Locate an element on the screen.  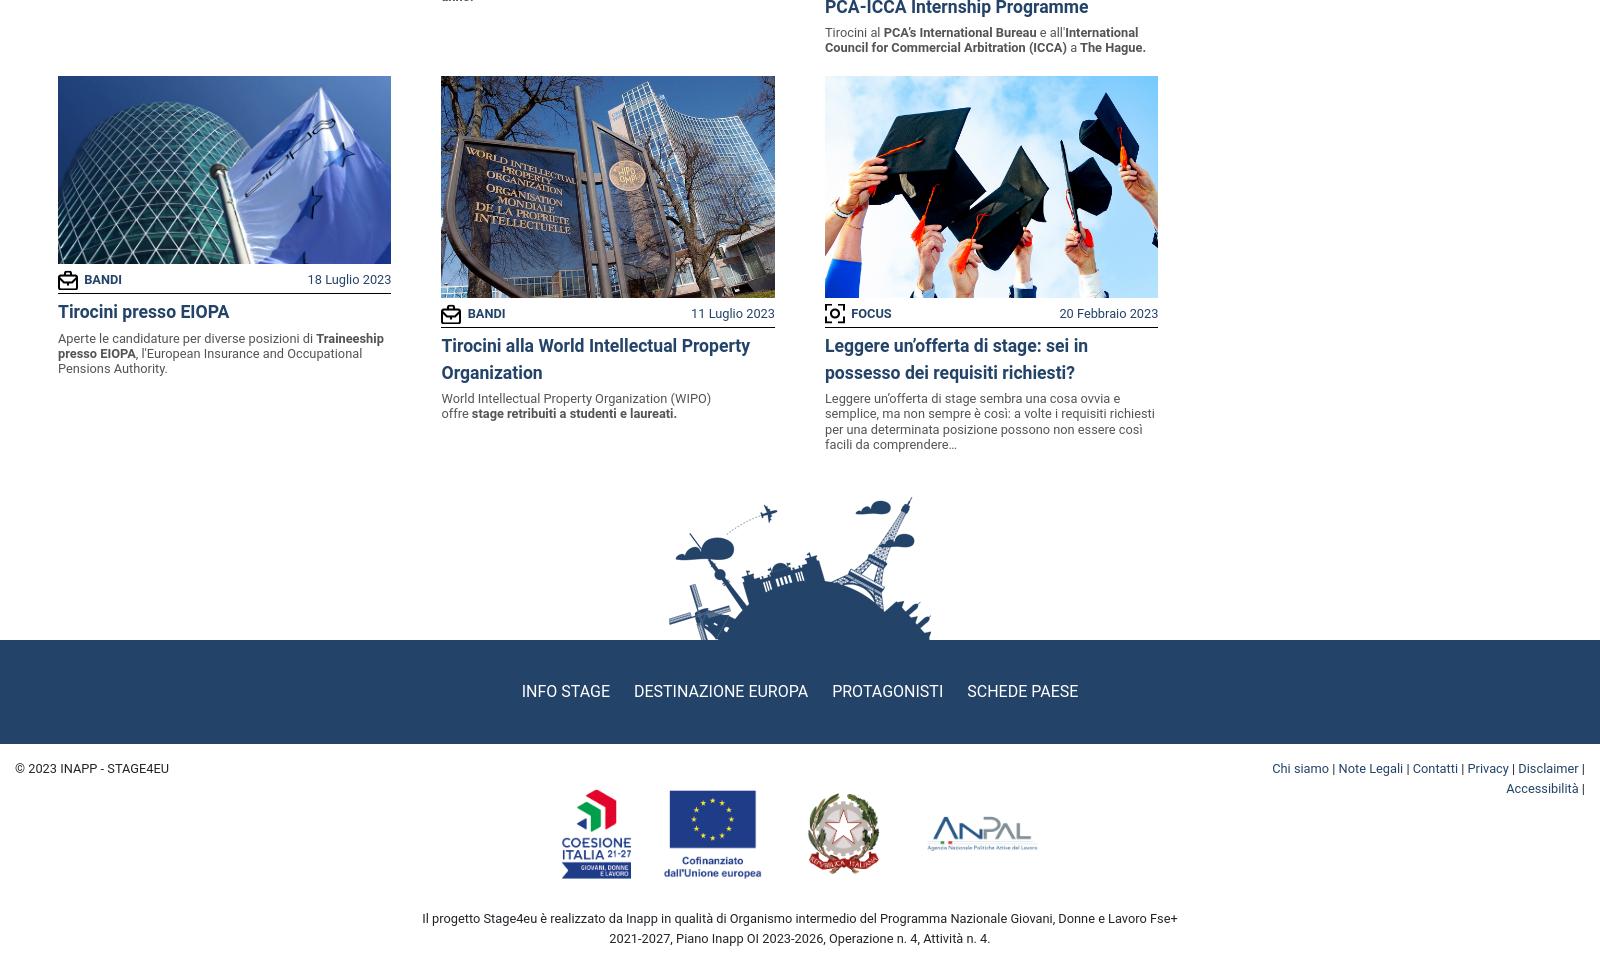
'Il progetto Stage4eu è realizzato da Inapp in qualità di Organismo intermedio del Programma Nazionale Giovani, Donne e Lavoro Fse+ 2021-2027, Piano Inapp OI 2023-2026, Operazione n. 4, Attività n. 4.' is located at coordinates (799, 928).